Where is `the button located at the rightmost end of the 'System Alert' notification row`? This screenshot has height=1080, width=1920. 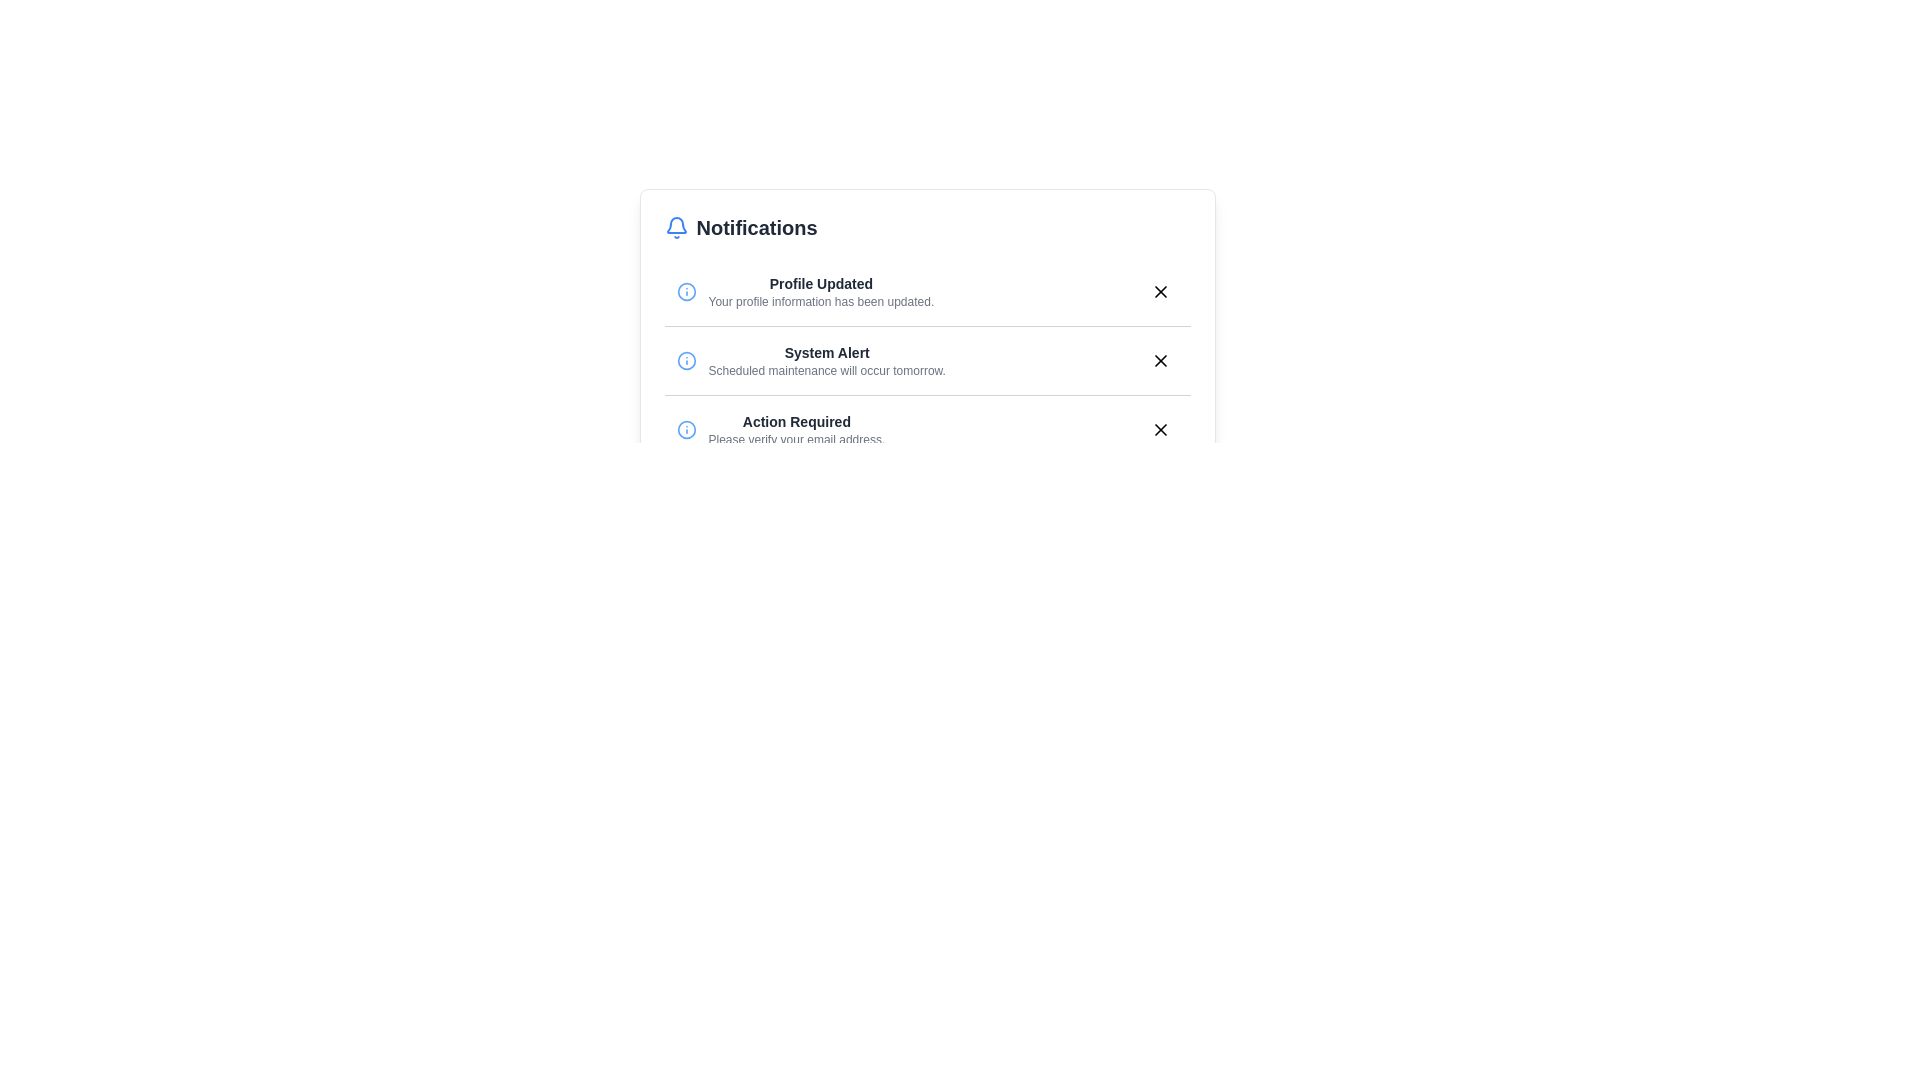
the button located at the rightmost end of the 'System Alert' notification row is located at coordinates (1160, 361).